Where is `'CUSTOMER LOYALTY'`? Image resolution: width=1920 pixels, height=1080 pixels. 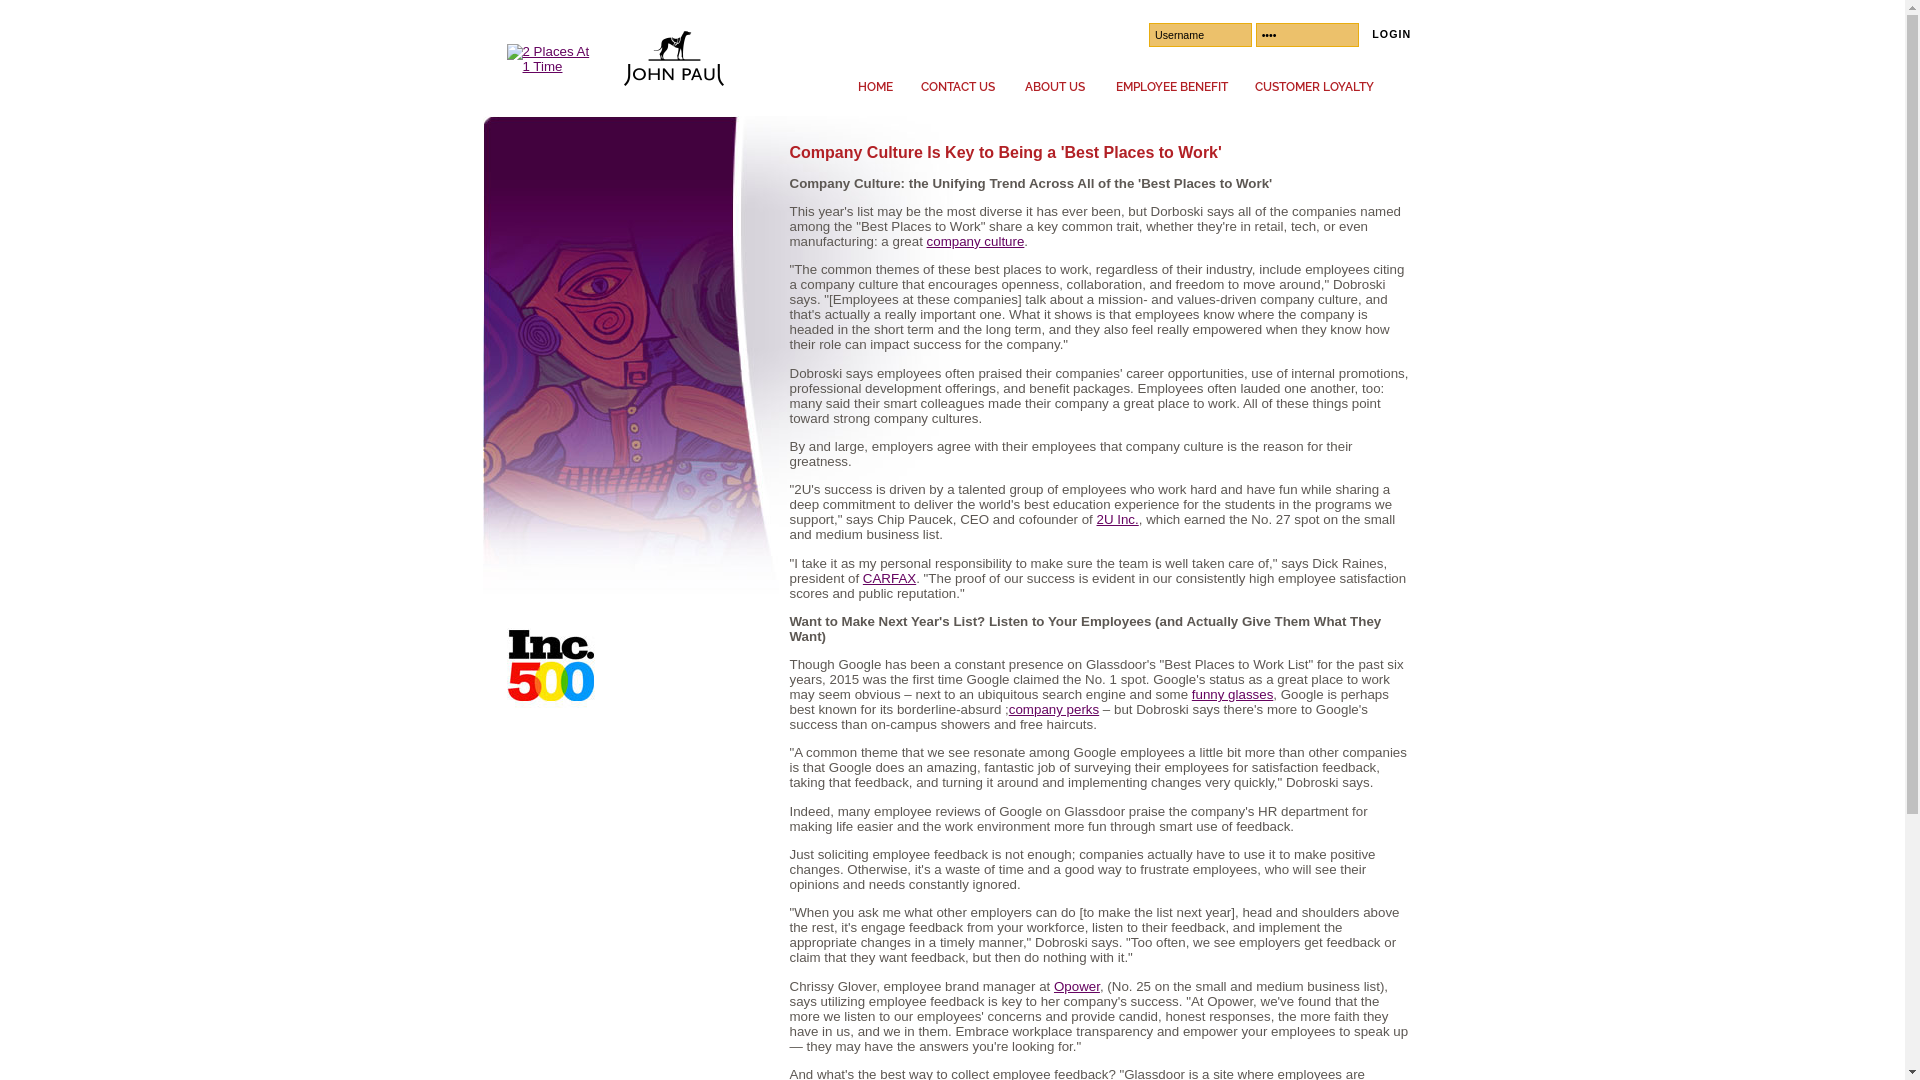 'CUSTOMER LOYALTY' is located at coordinates (1314, 86).